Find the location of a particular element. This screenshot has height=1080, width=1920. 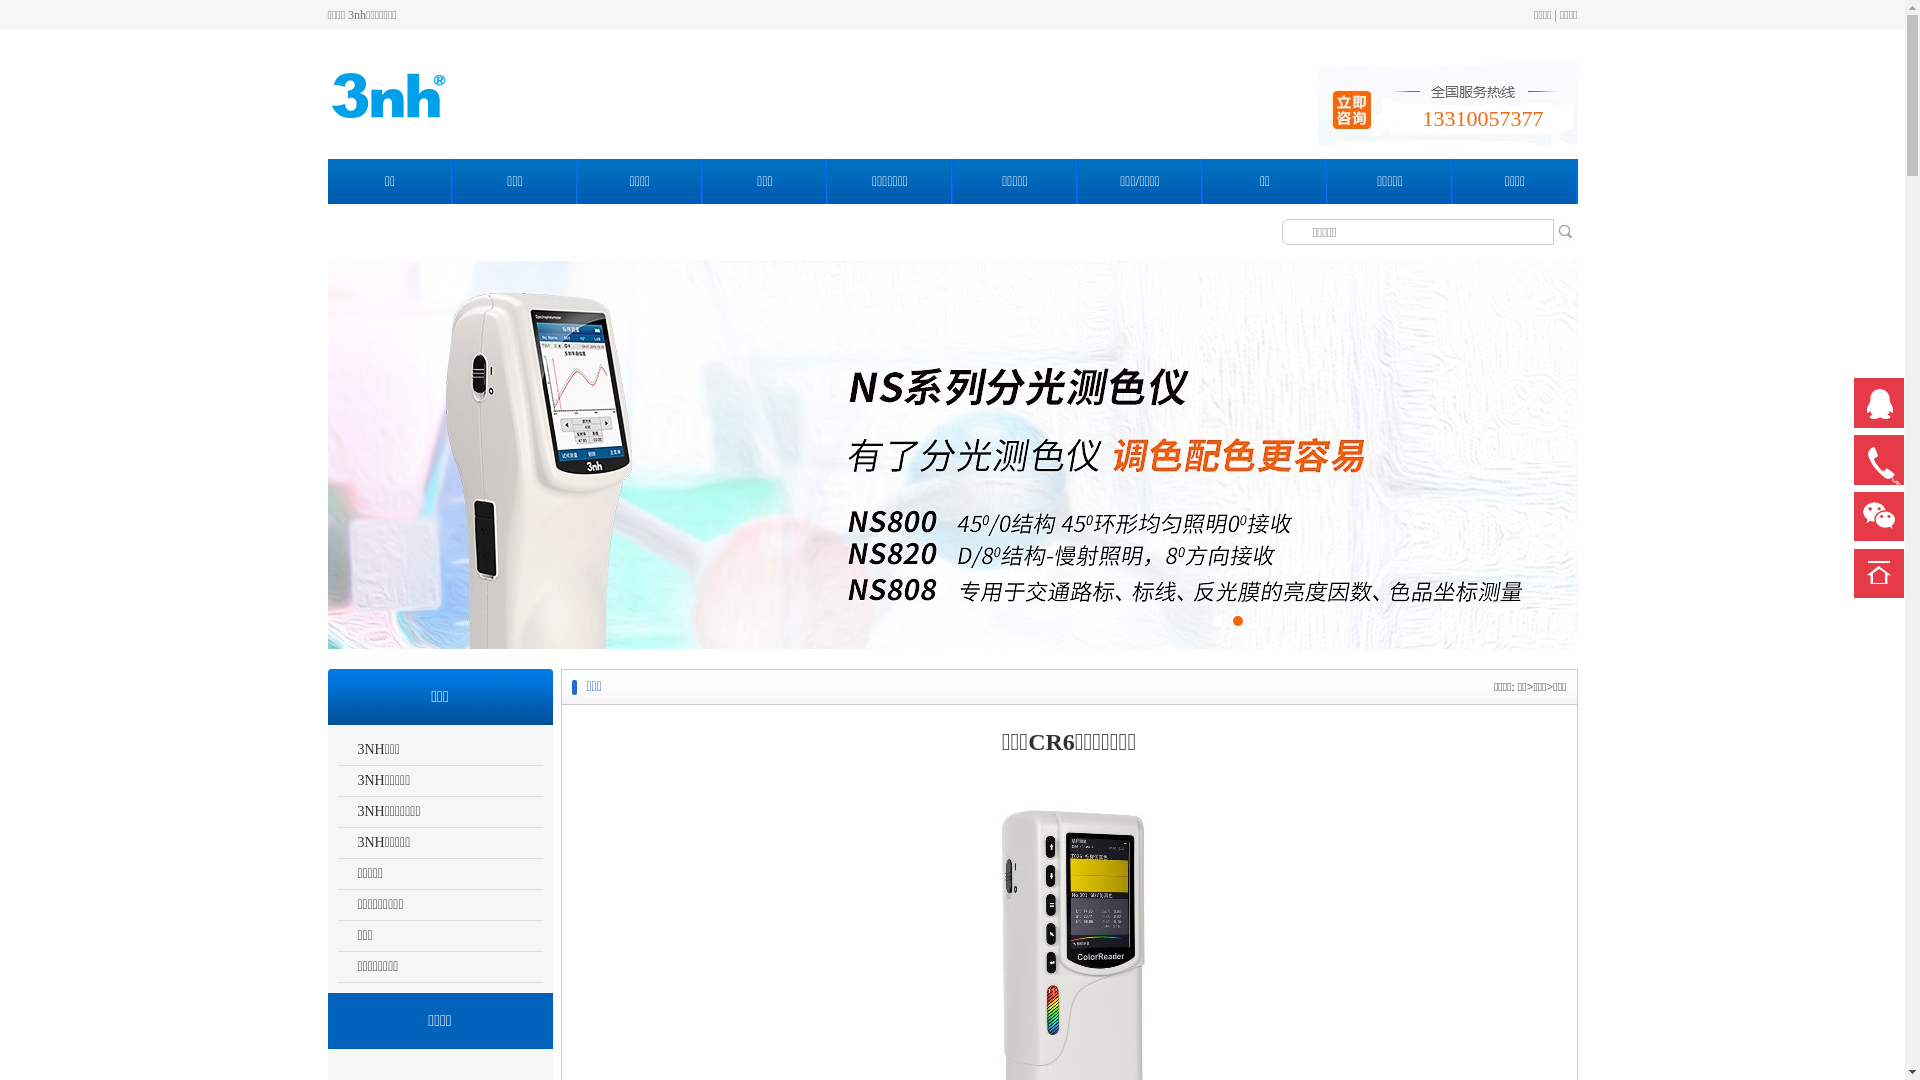

'1' is located at coordinates (1216, 620).